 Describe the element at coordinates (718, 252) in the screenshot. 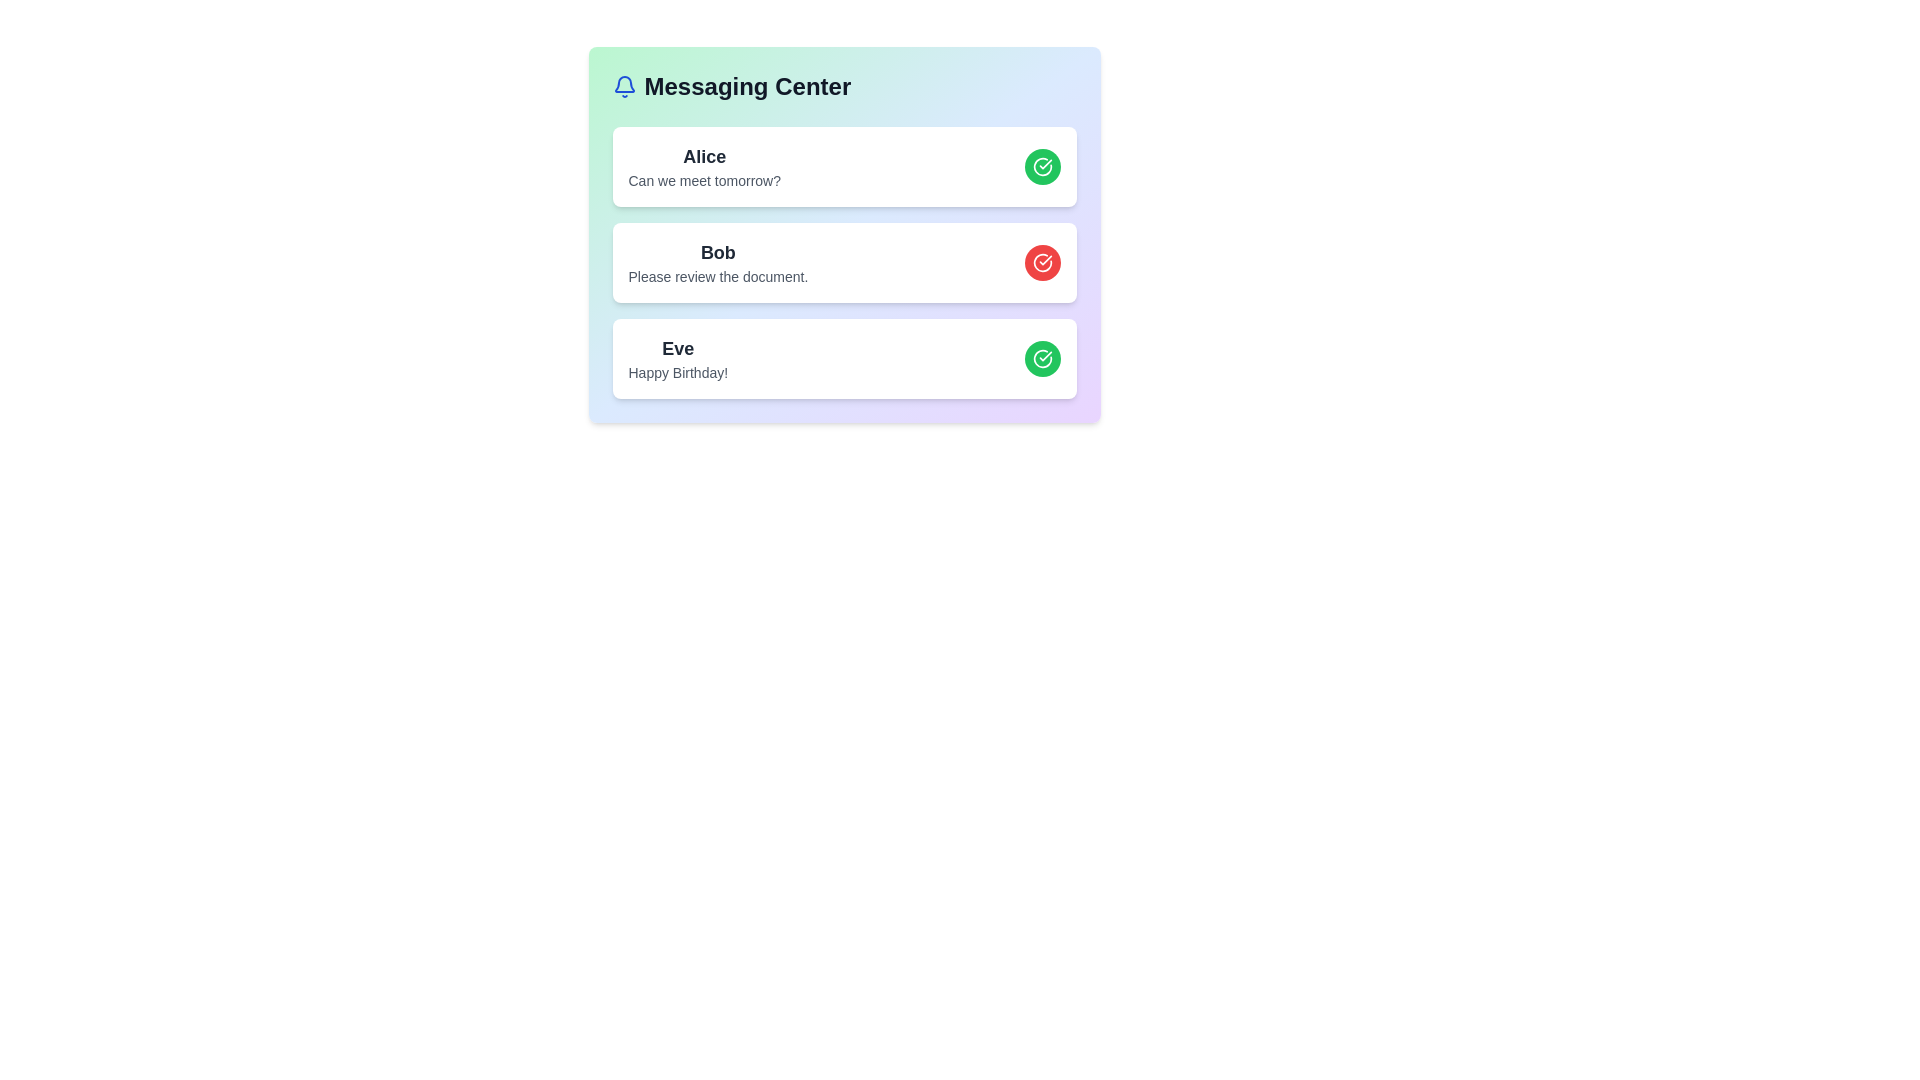

I see `the message from Bob to examine the preview text` at that location.